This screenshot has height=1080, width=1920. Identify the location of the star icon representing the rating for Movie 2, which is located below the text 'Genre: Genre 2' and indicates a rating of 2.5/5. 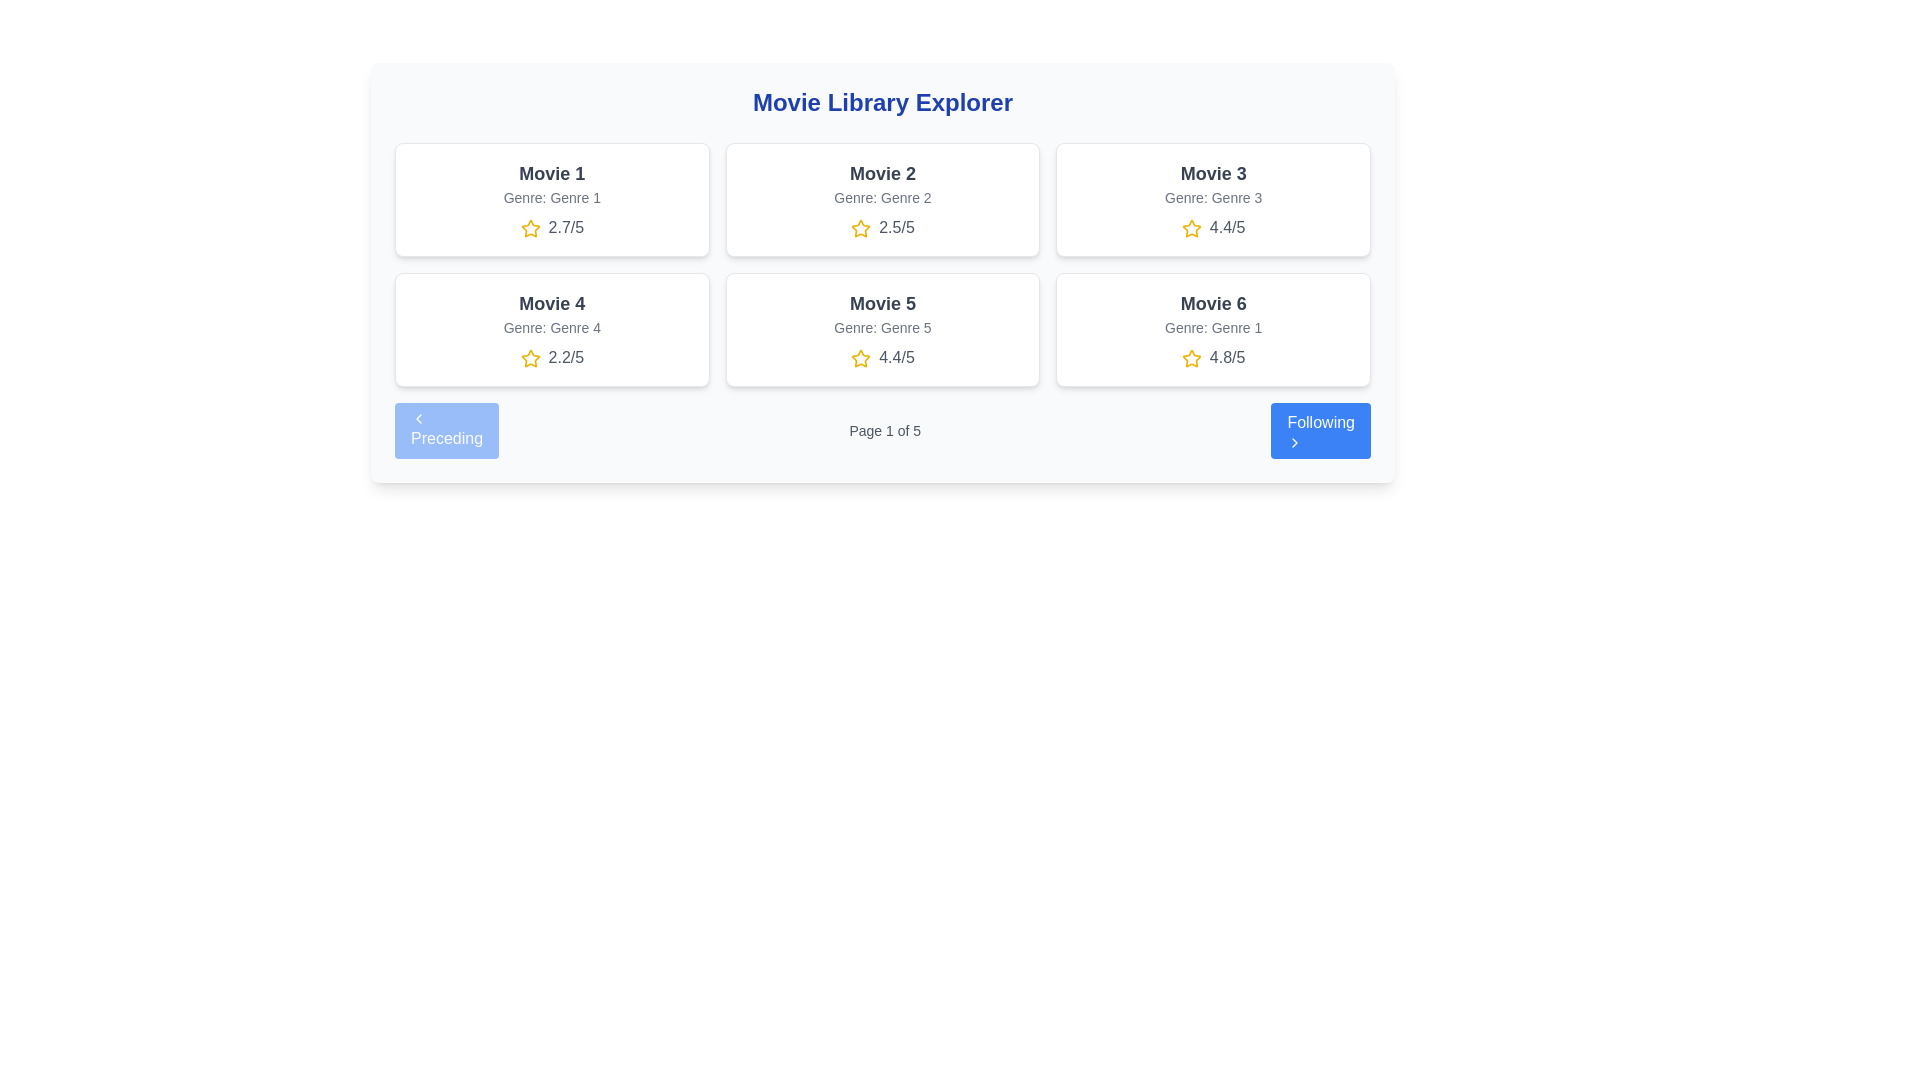
(861, 227).